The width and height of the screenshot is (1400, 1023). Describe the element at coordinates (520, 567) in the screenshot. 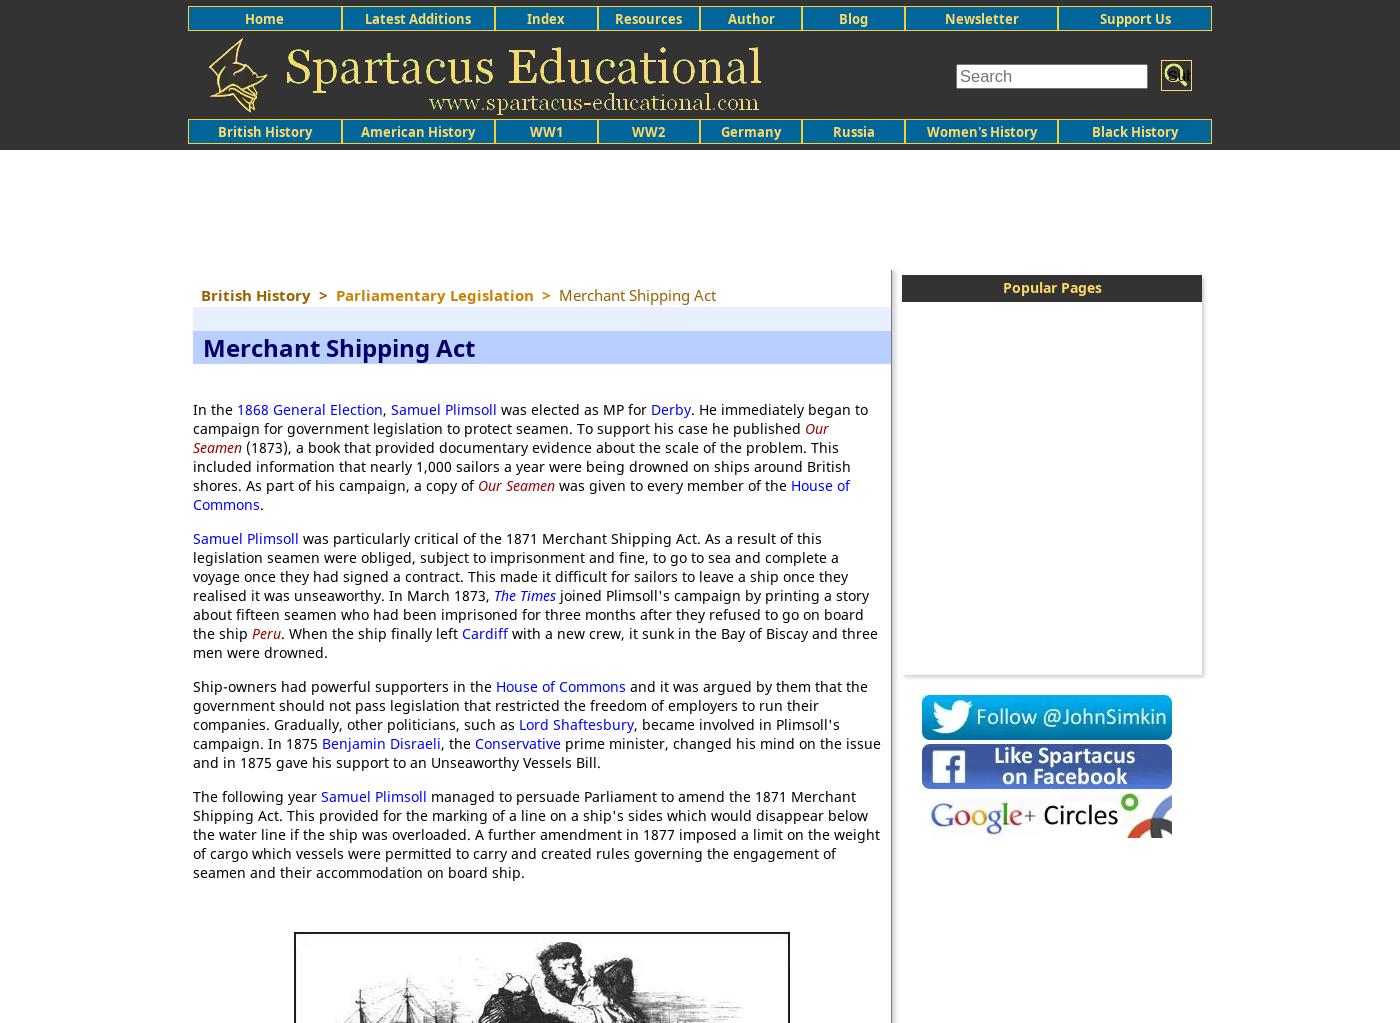

I see `'was particularly critical of the 1871 Merchant Shipping Act. As a result of this legislation seamen were obliged, subject to imprisonment and fine, to go to sea and complete a voyage once they had signed a contract. This made it difficult for sailors to leave a ship once they realised it was unseaworthy. In March 1873,'` at that location.